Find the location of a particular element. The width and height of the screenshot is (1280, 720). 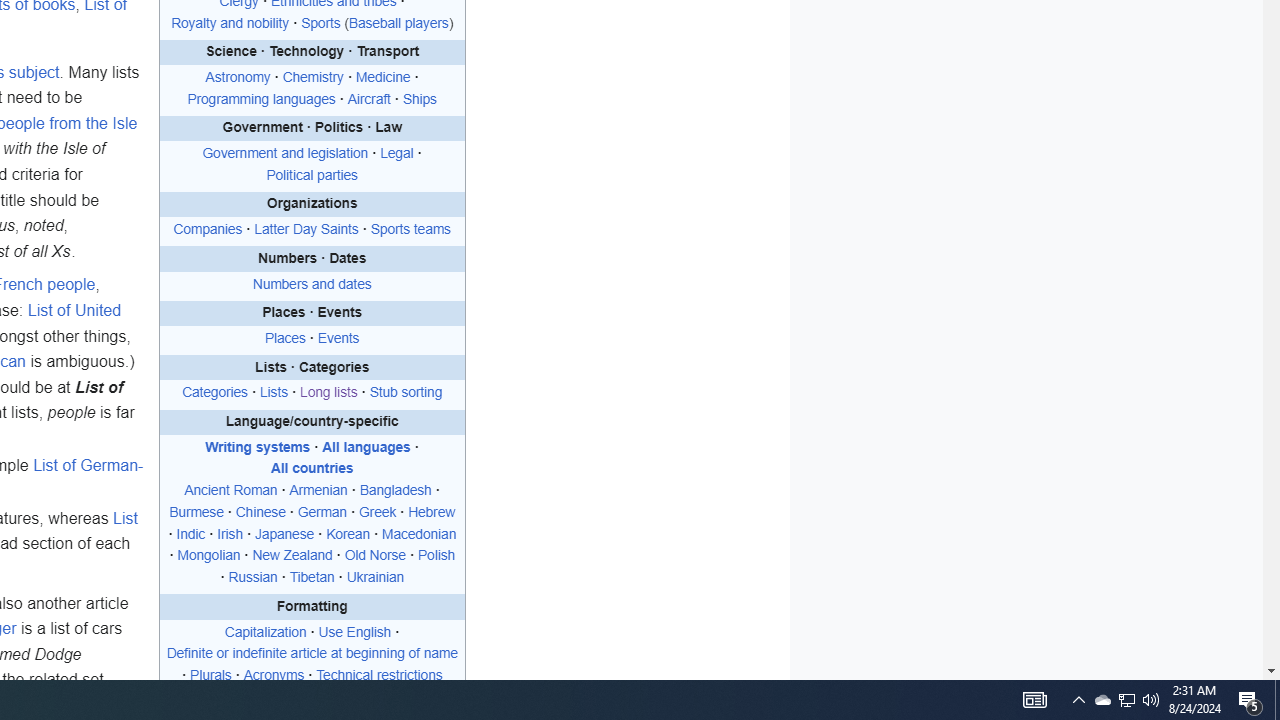

'Japanese' is located at coordinates (283, 533).